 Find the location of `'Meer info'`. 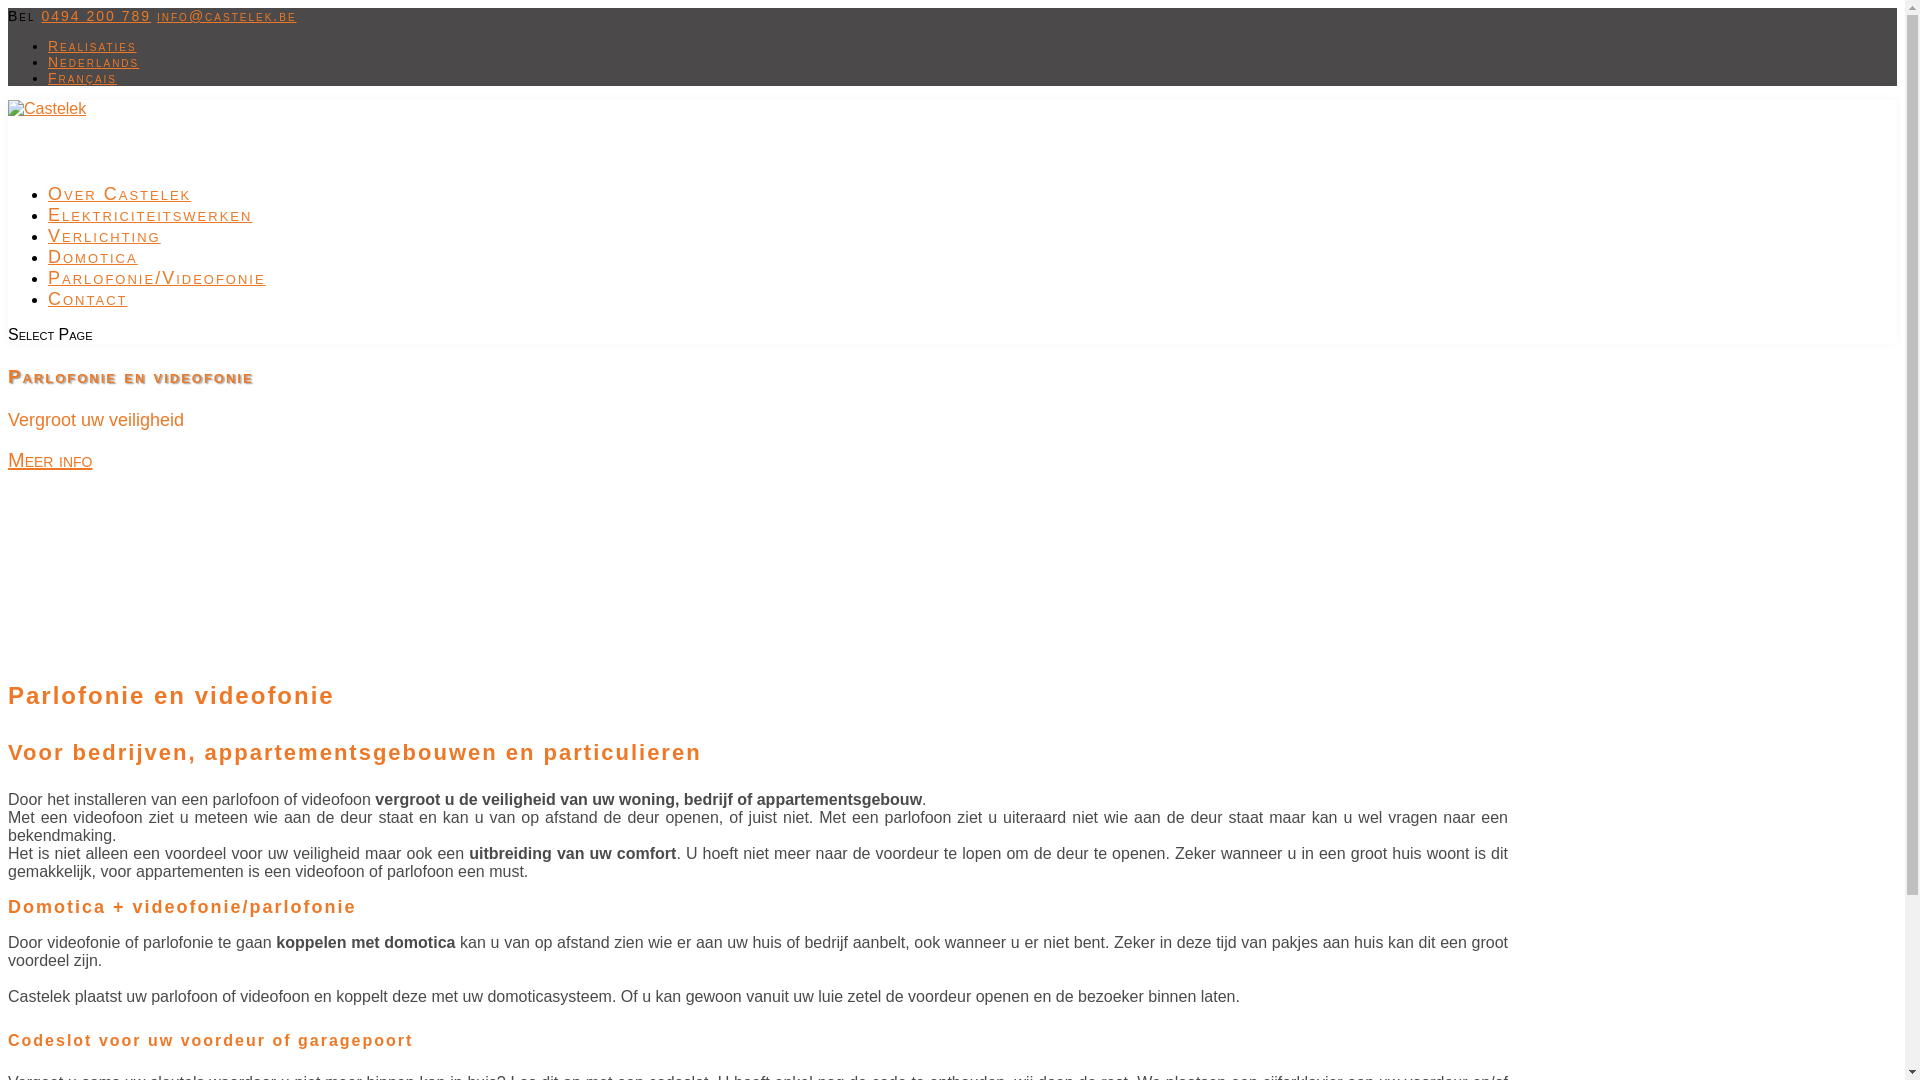

'Meer info' is located at coordinates (8, 459).